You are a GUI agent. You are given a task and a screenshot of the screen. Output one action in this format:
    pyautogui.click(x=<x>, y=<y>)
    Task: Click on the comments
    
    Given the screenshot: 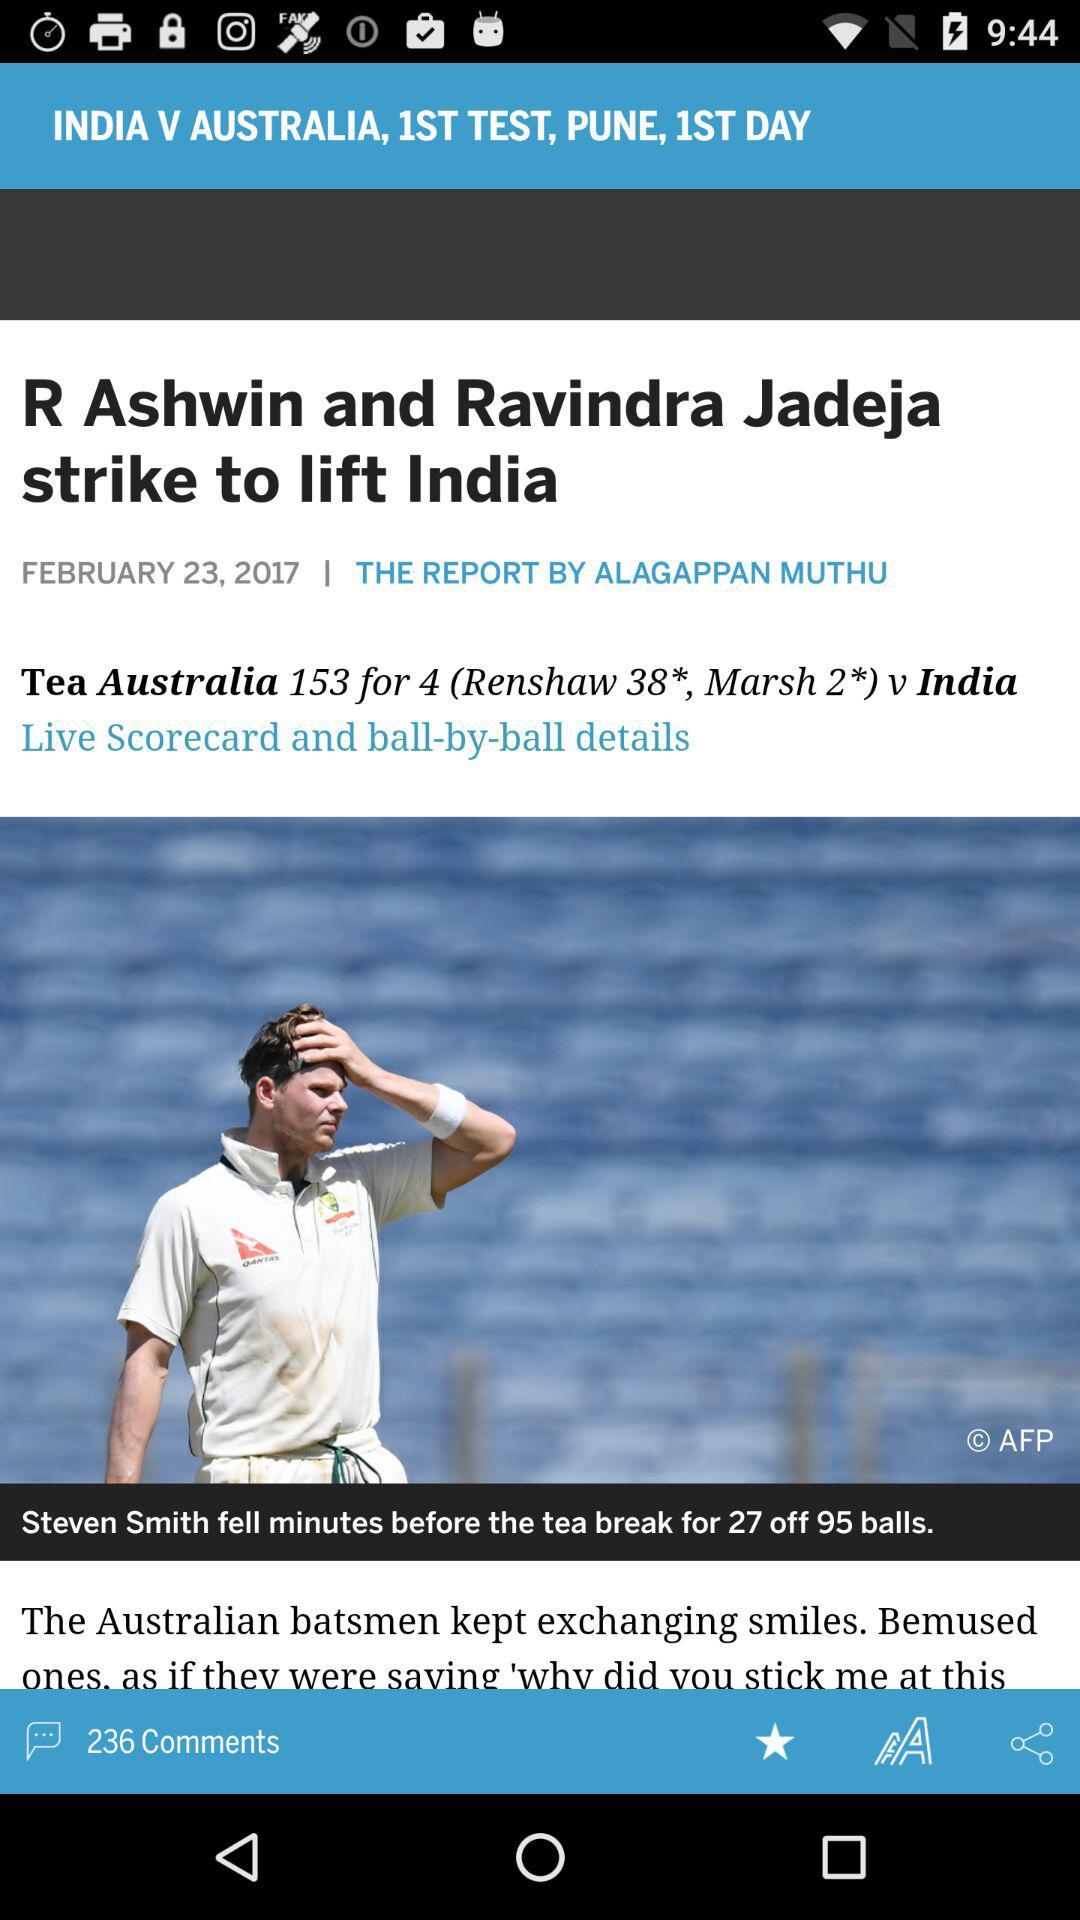 What is the action you would take?
    pyautogui.click(x=43, y=1740)
    